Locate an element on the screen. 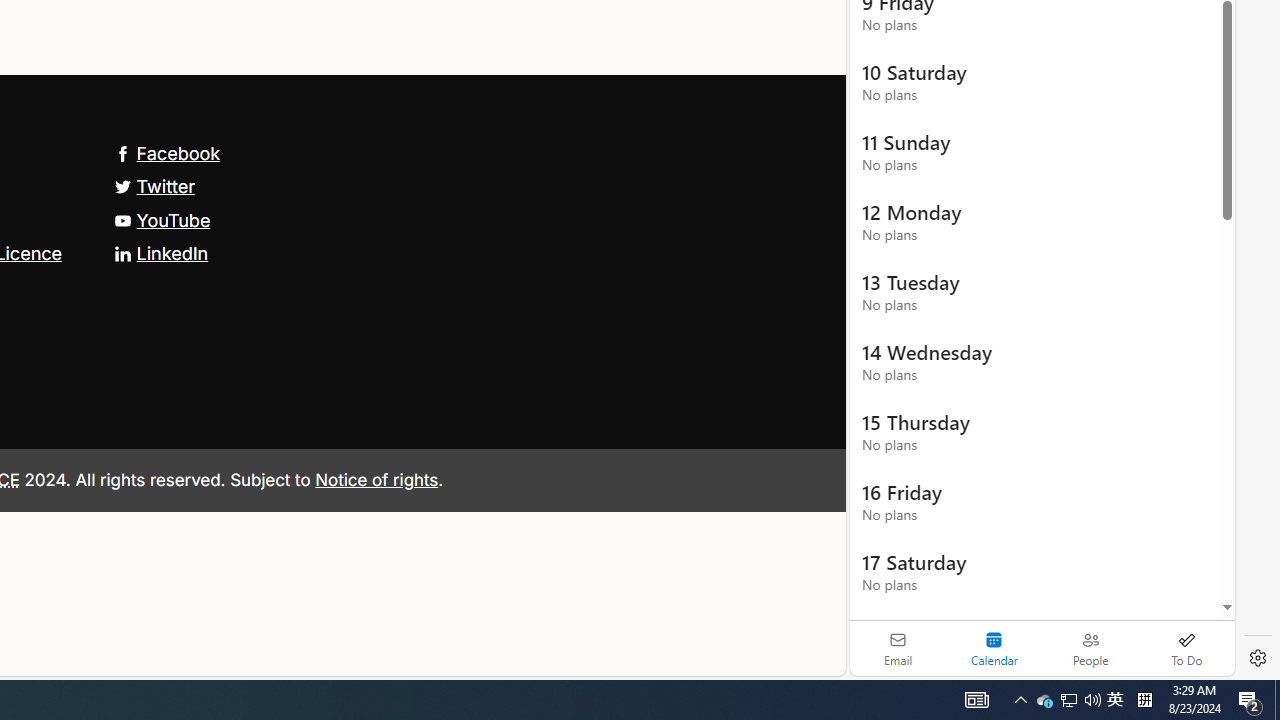 The width and height of the screenshot is (1280, 720). 'Notice of rights' is located at coordinates (376, 479).